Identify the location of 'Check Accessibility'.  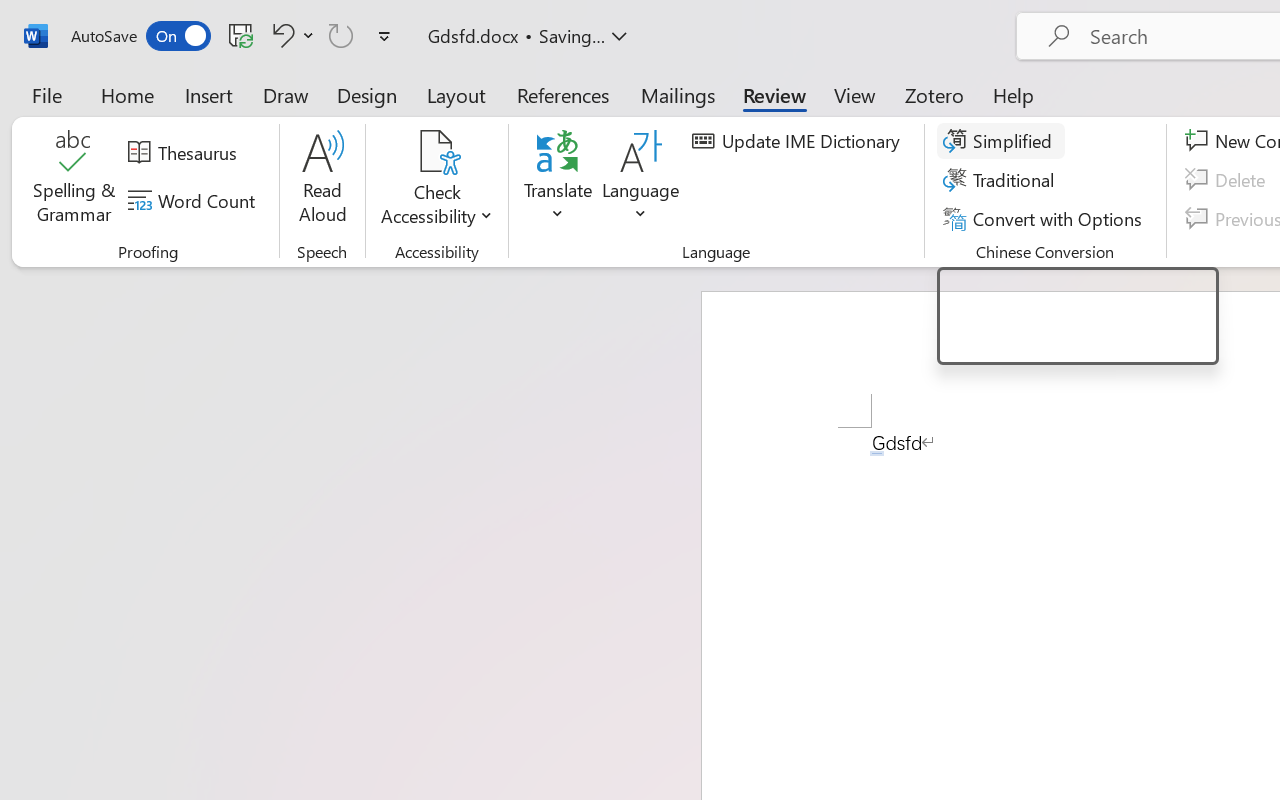
(436, 151).